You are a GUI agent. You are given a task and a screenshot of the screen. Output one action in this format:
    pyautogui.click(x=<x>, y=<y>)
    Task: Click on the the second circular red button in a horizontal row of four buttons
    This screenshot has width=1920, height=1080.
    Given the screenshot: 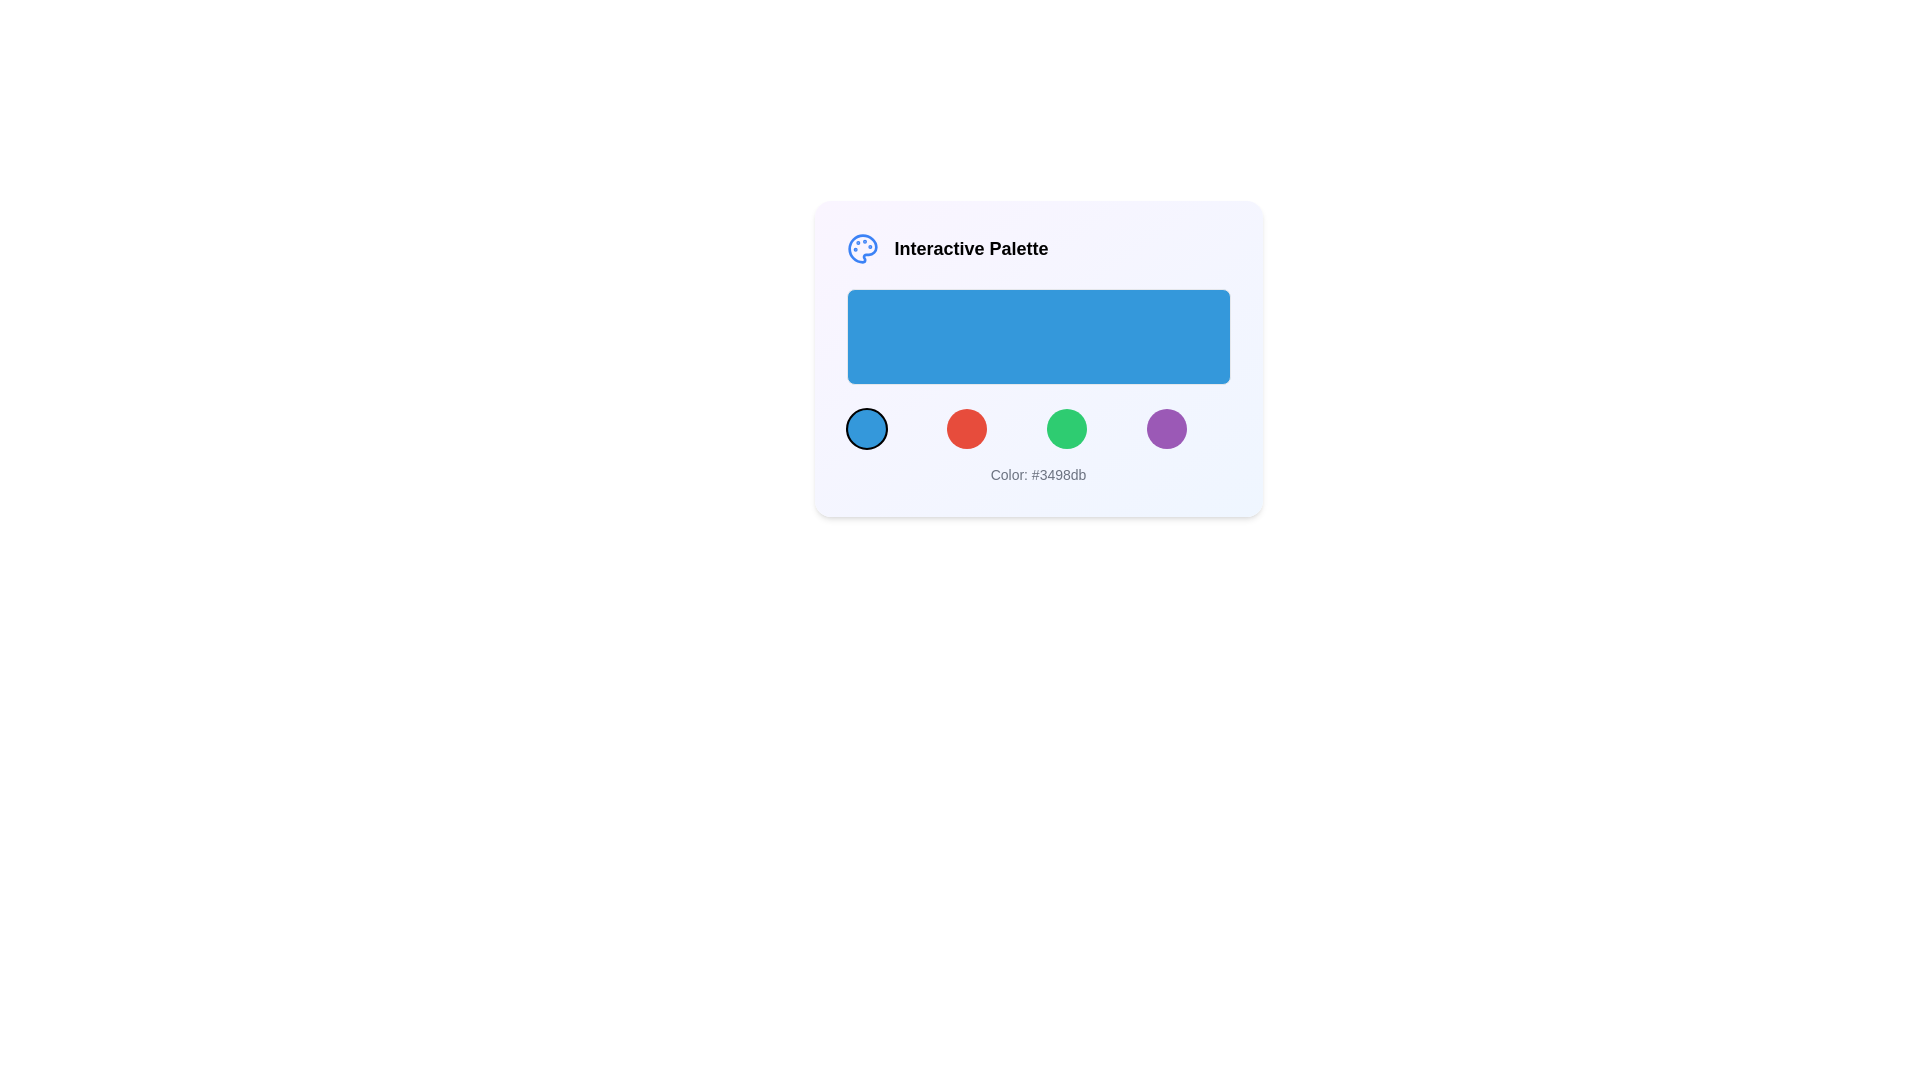 What is the action you would take?
    pyautogui.click(x=966, y=427)
    